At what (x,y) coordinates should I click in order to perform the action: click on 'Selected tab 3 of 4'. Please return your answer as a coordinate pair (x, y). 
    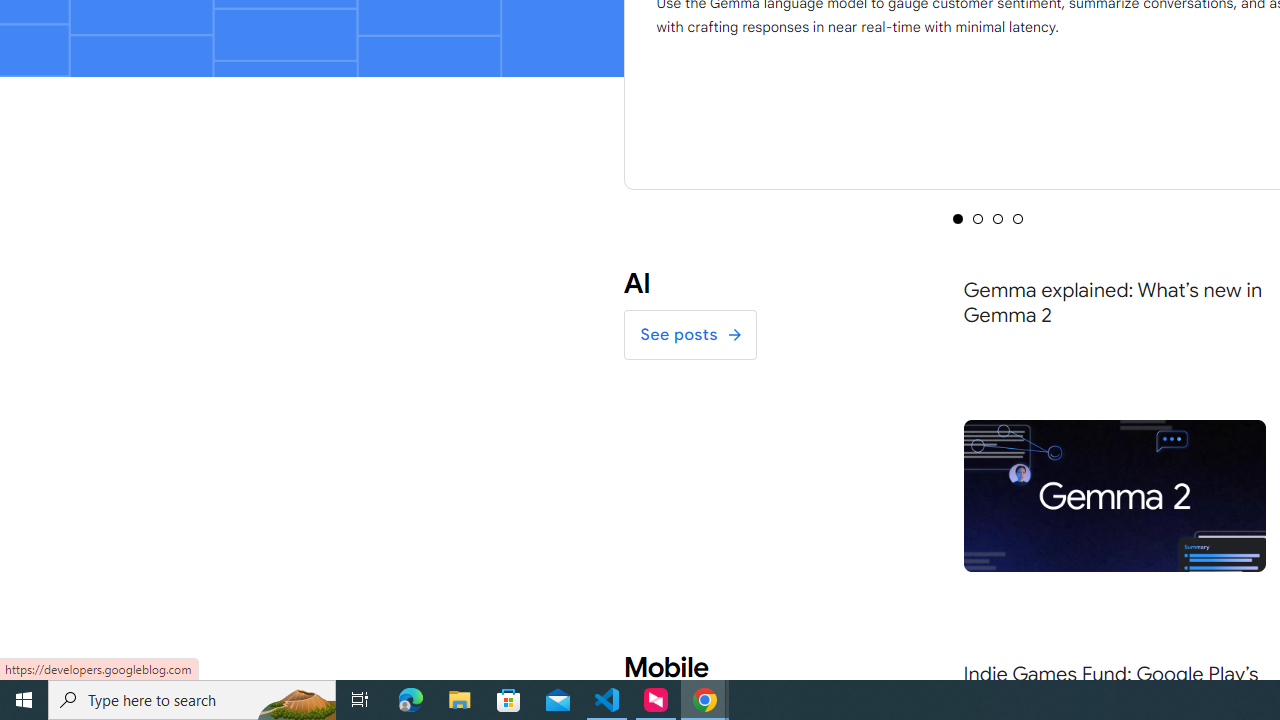
    Looking at the image, I should click on (998, 218).